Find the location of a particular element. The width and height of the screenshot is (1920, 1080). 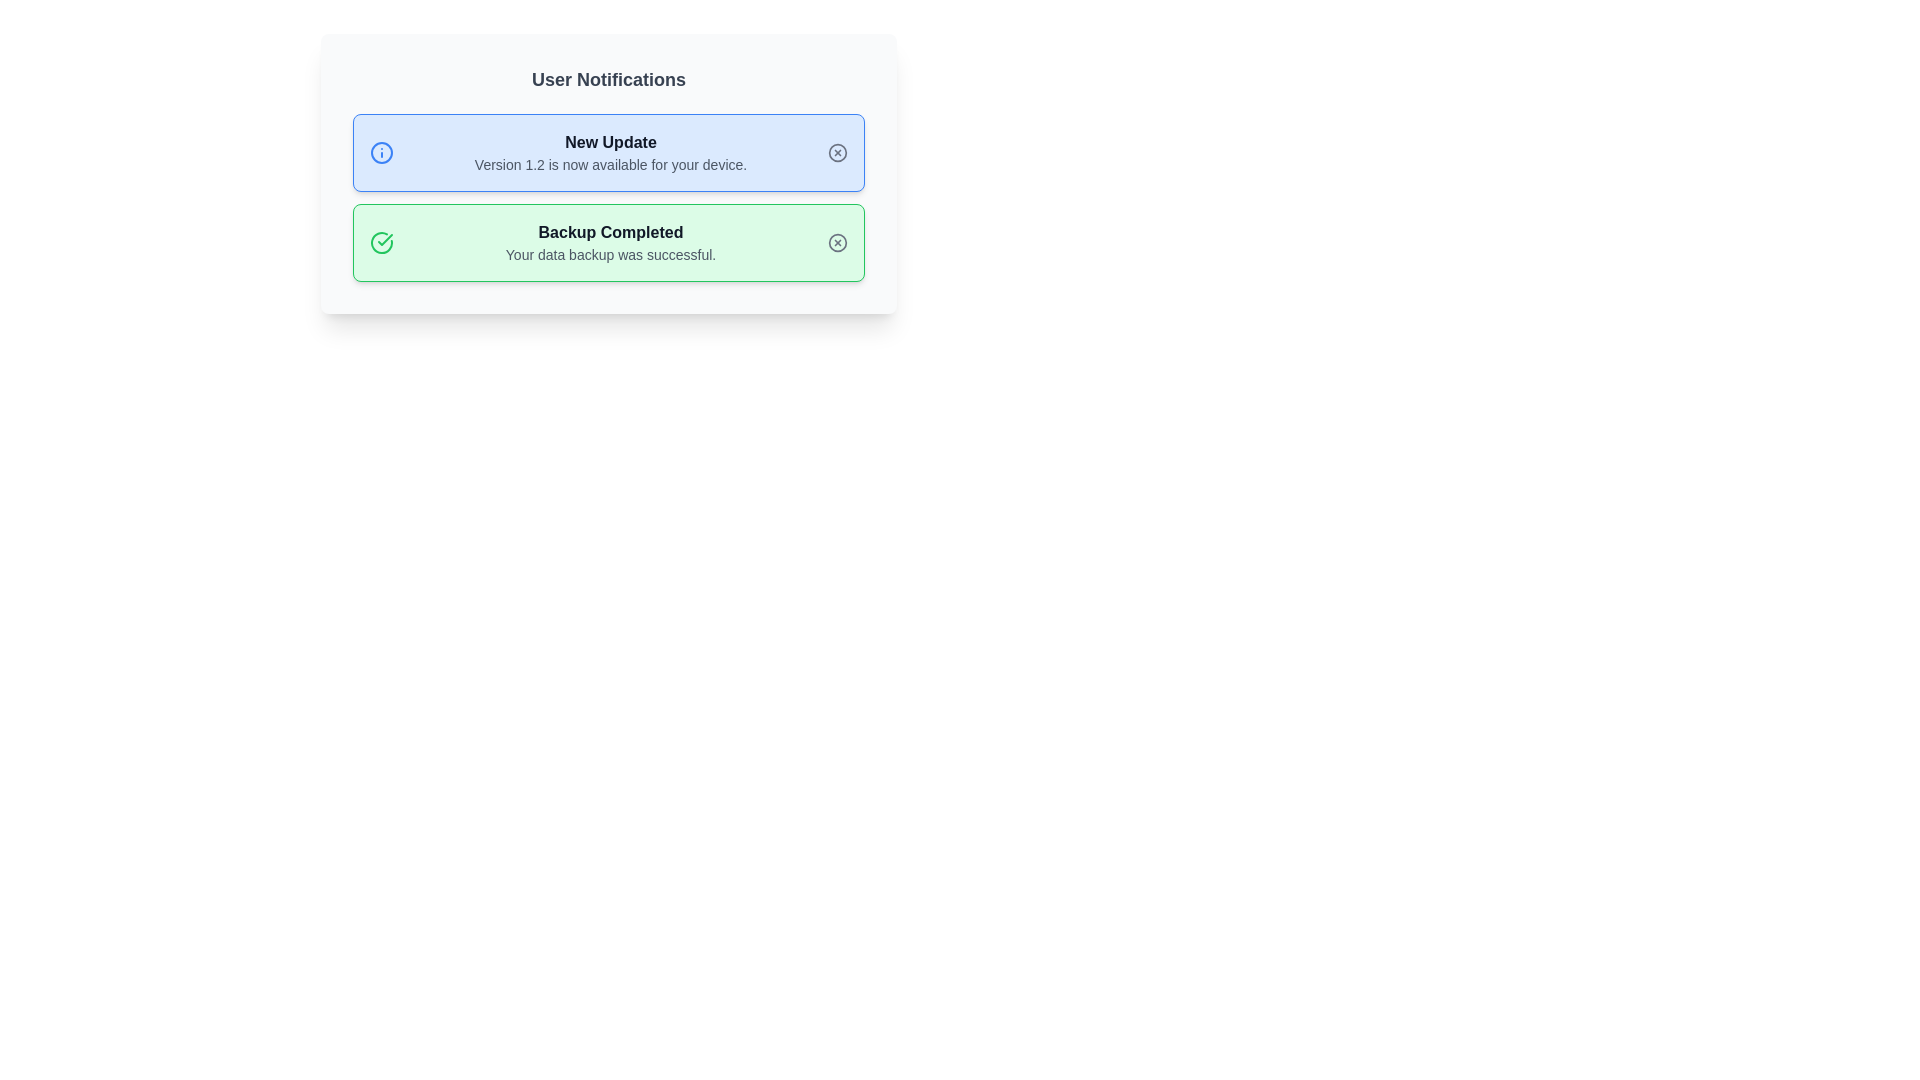

the SVG Circle that visually represents a part of the icon used for dismissing or interacting with the 'New Update' notification box is located at coordinates (838, 152).